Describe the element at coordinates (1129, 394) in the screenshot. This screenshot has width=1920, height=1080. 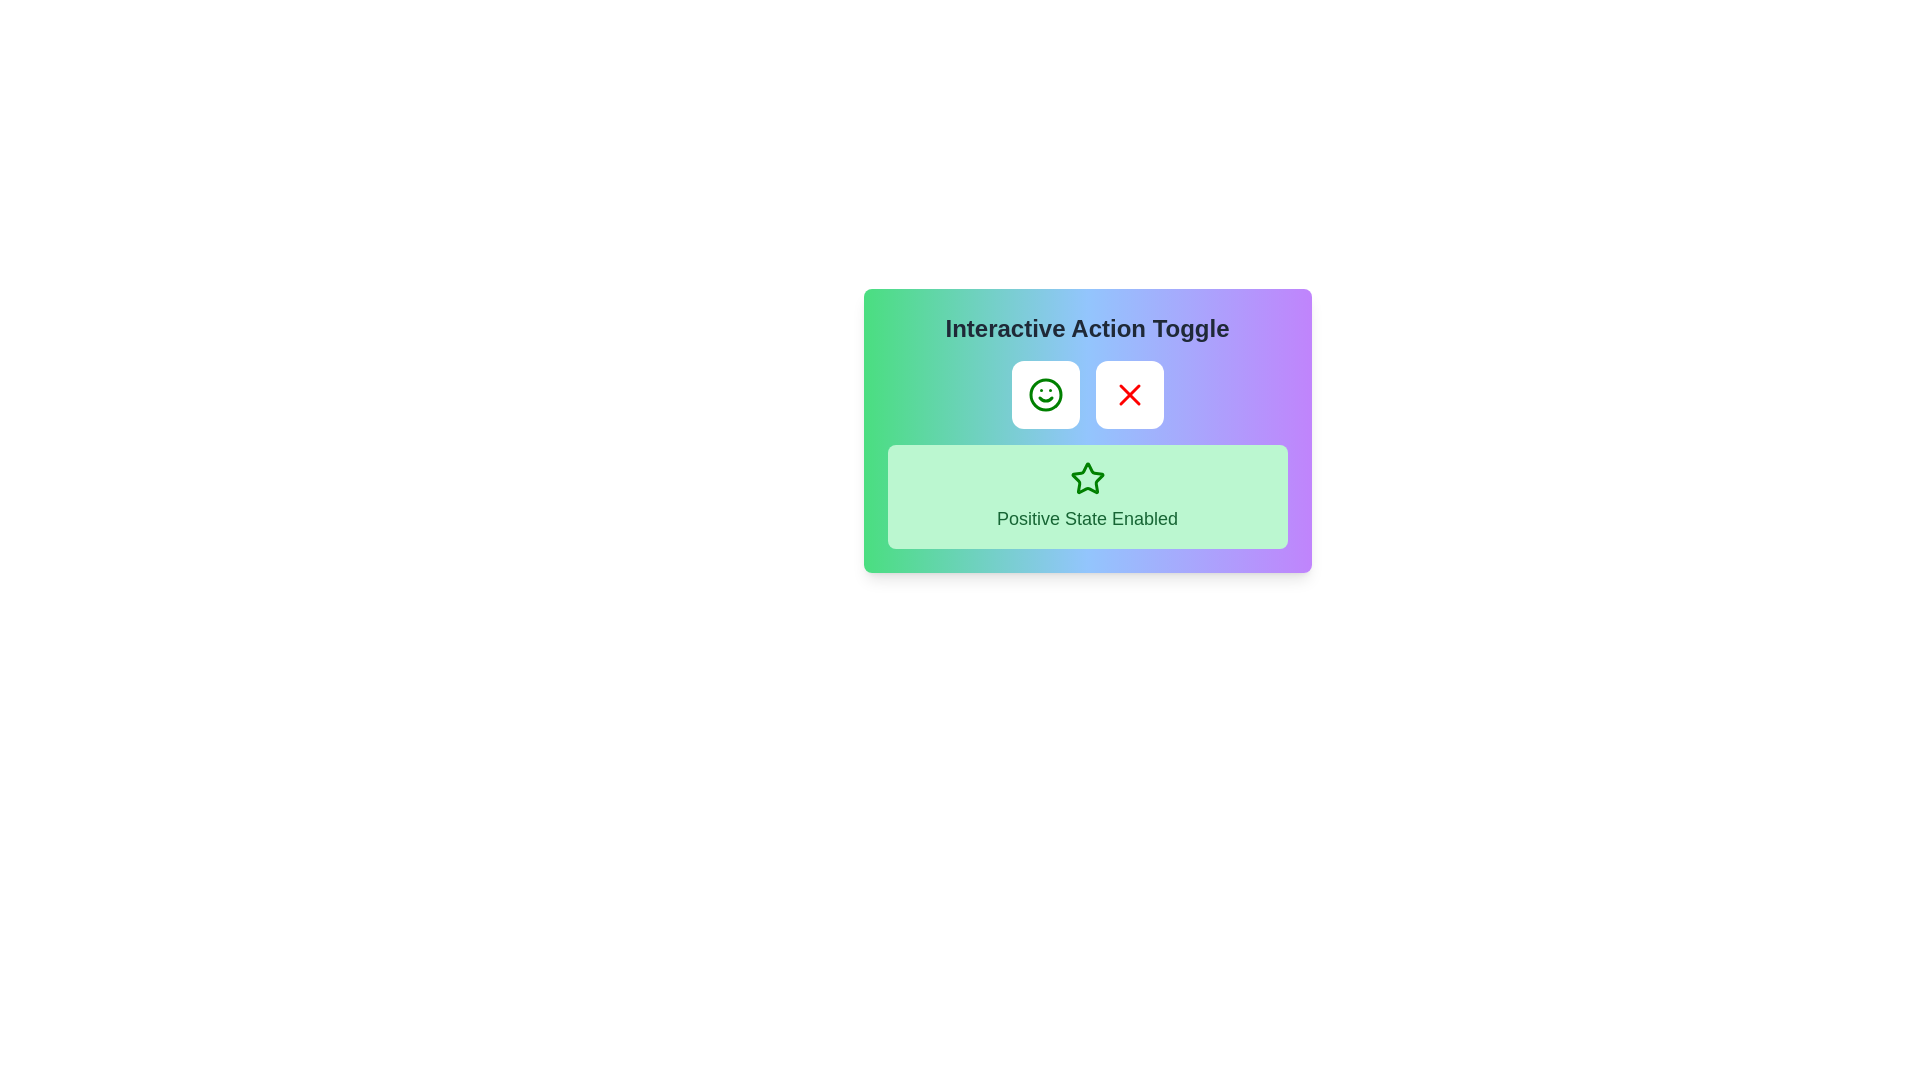
I see `the second button in the 'Interactive Action Toggle' group, which is labeled as 'Negative Action'` at that location.